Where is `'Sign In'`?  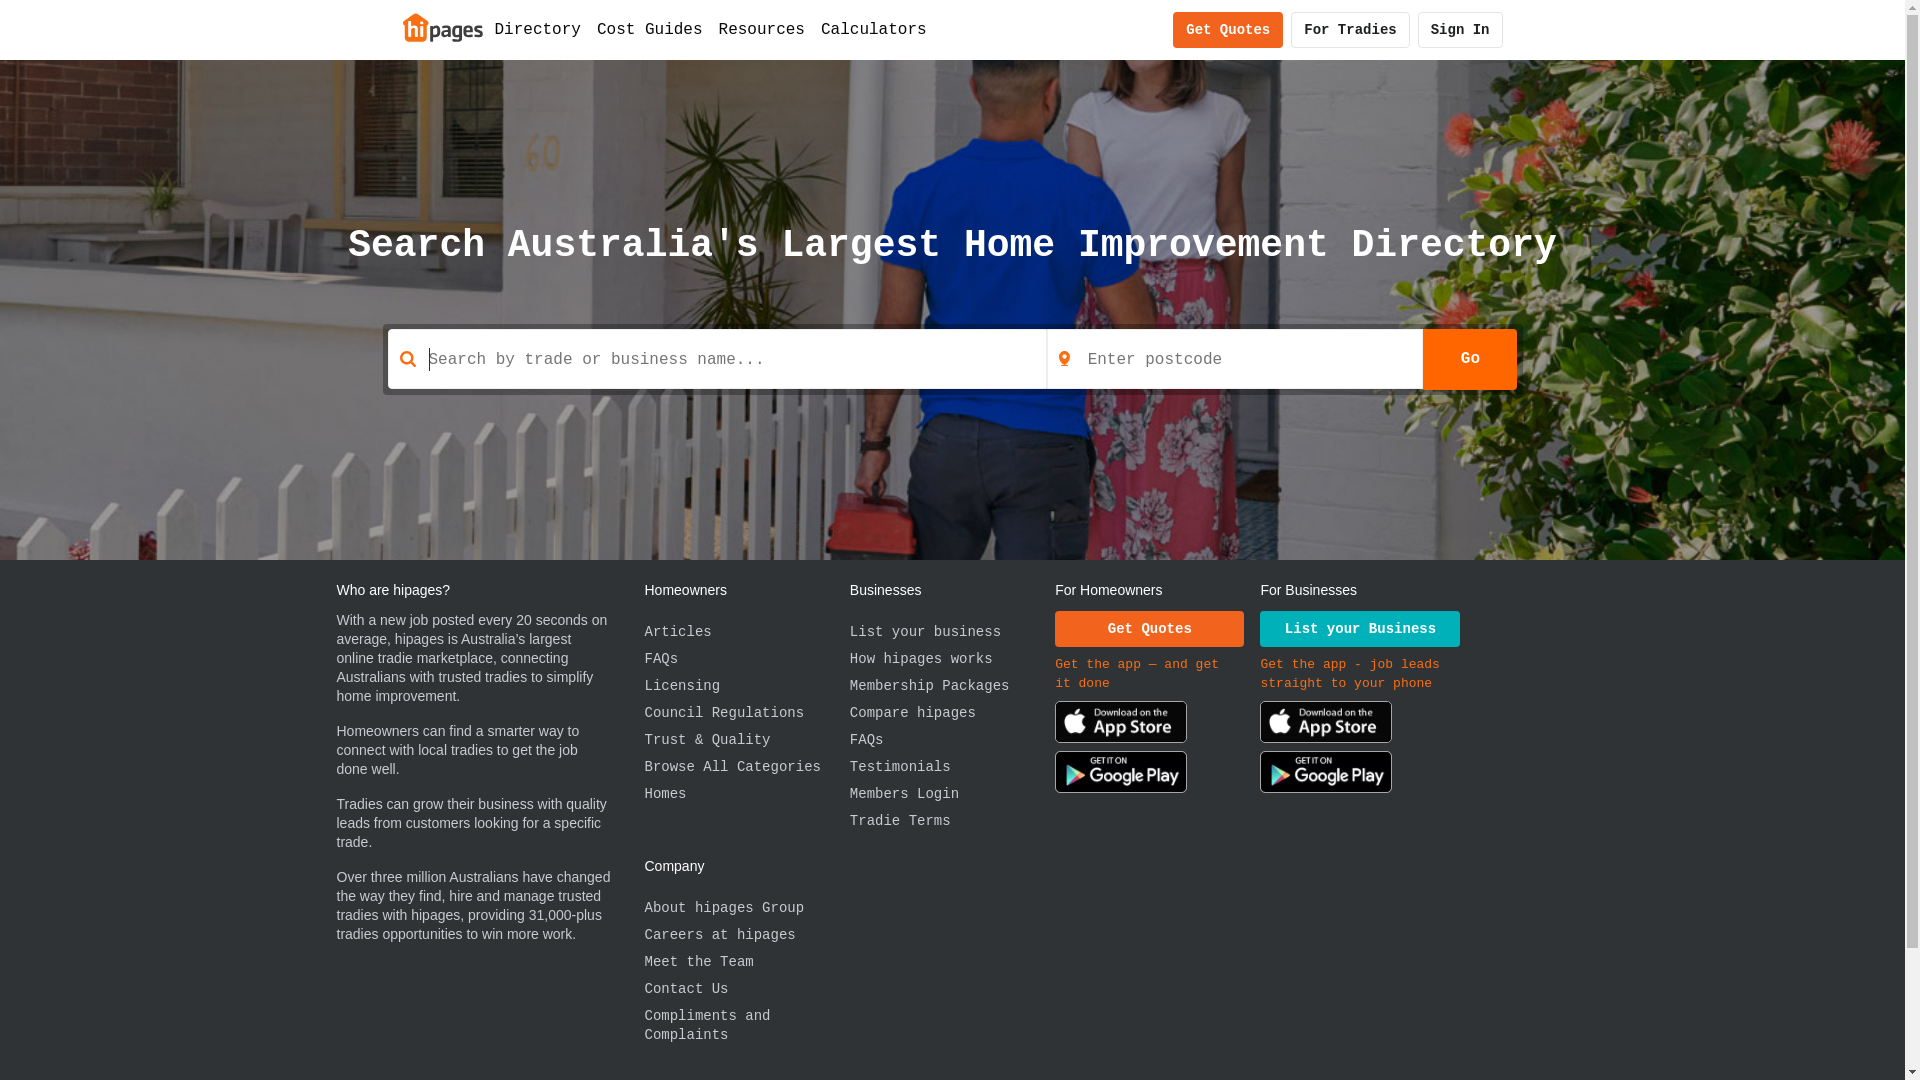 'Sign In' is located at coordinates (1460, 30).